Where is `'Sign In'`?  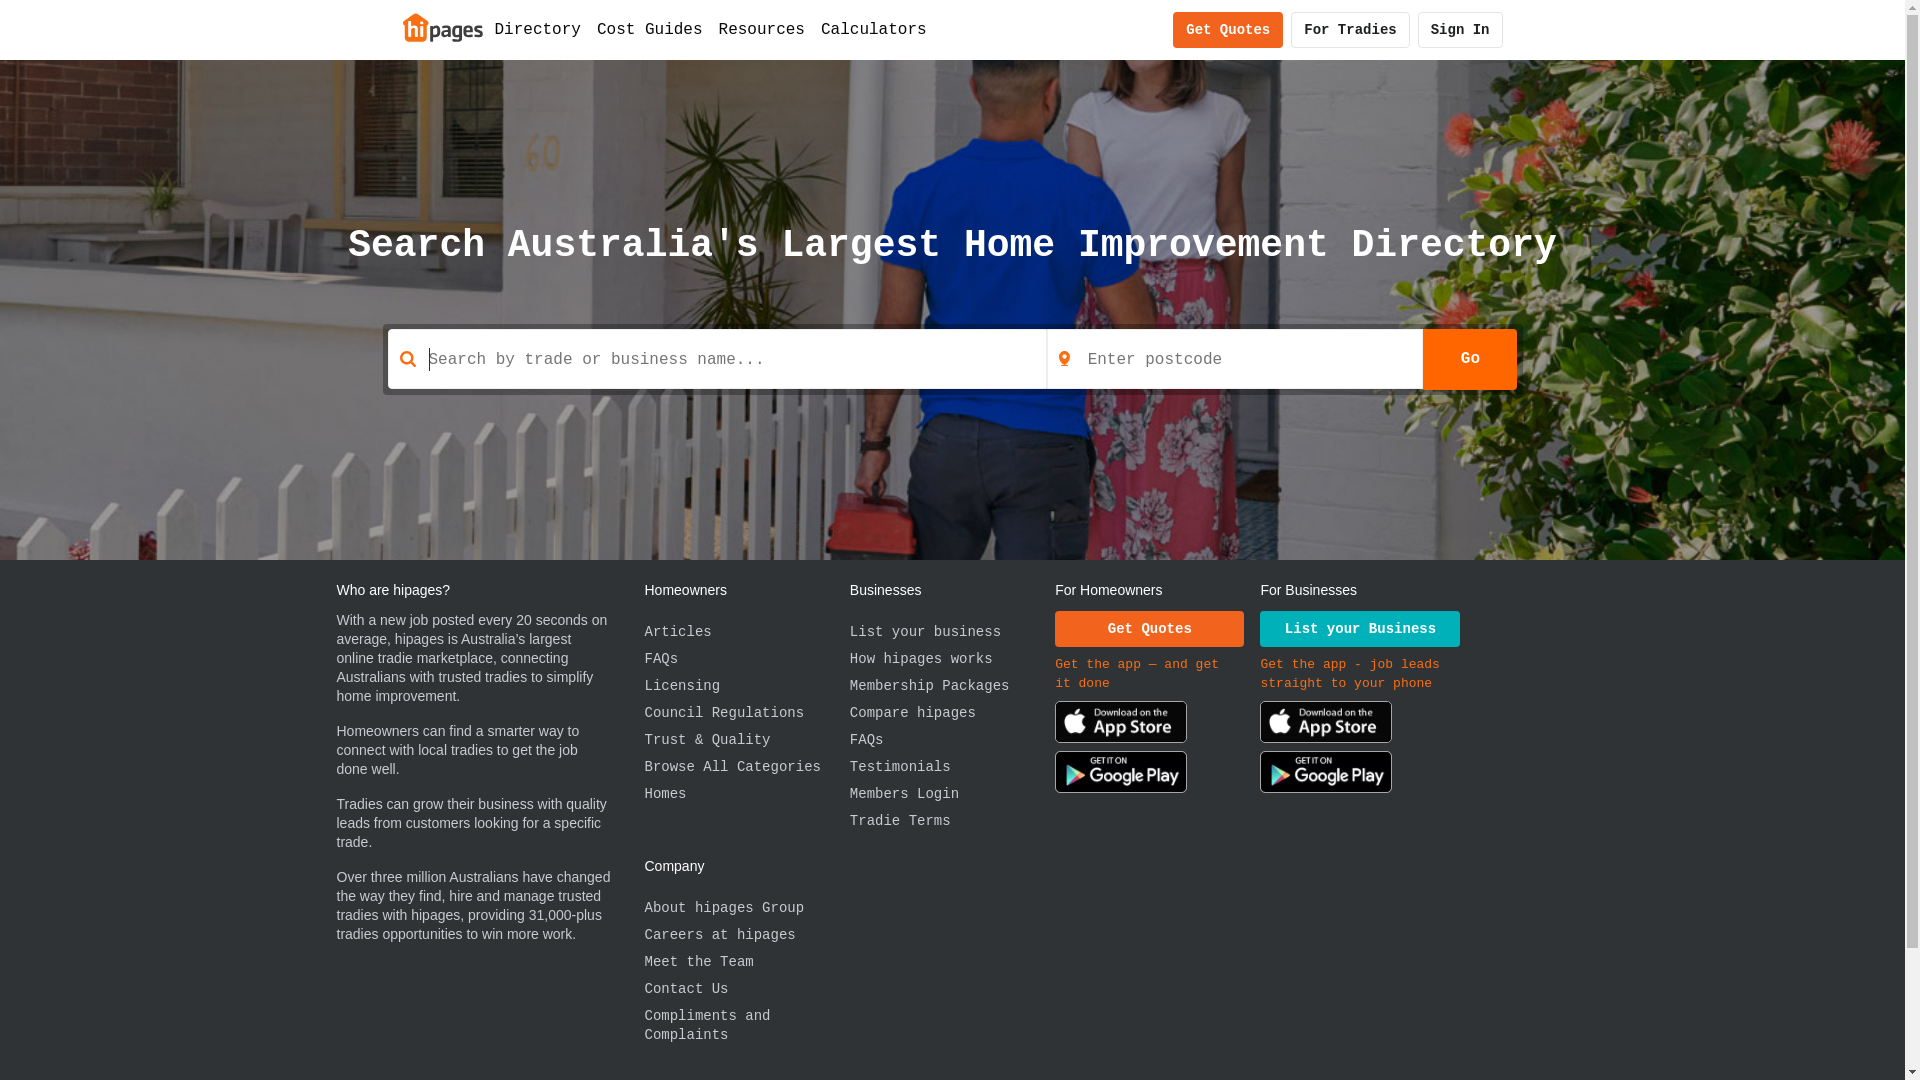 'Sign In' is located at coordinates (1460, 30).